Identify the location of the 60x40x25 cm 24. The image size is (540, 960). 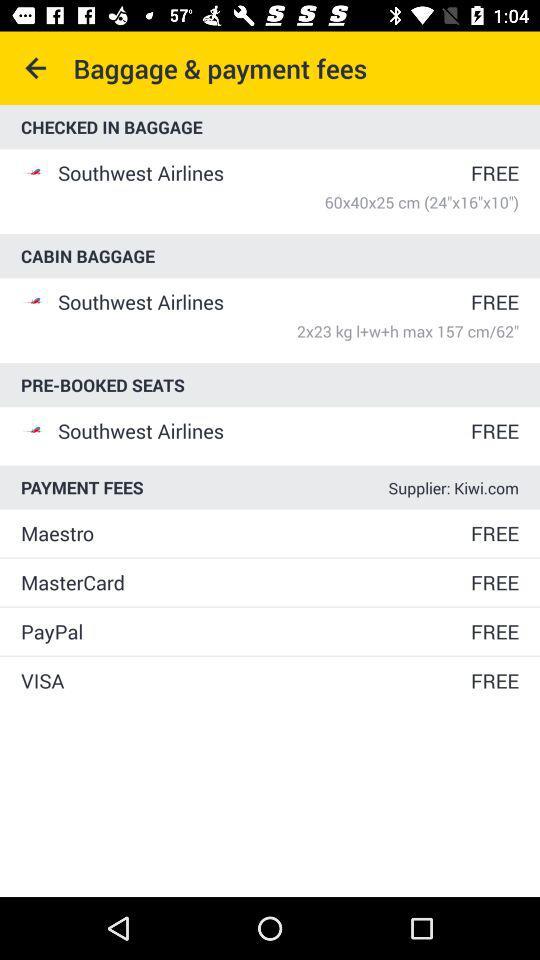
(287, 202).